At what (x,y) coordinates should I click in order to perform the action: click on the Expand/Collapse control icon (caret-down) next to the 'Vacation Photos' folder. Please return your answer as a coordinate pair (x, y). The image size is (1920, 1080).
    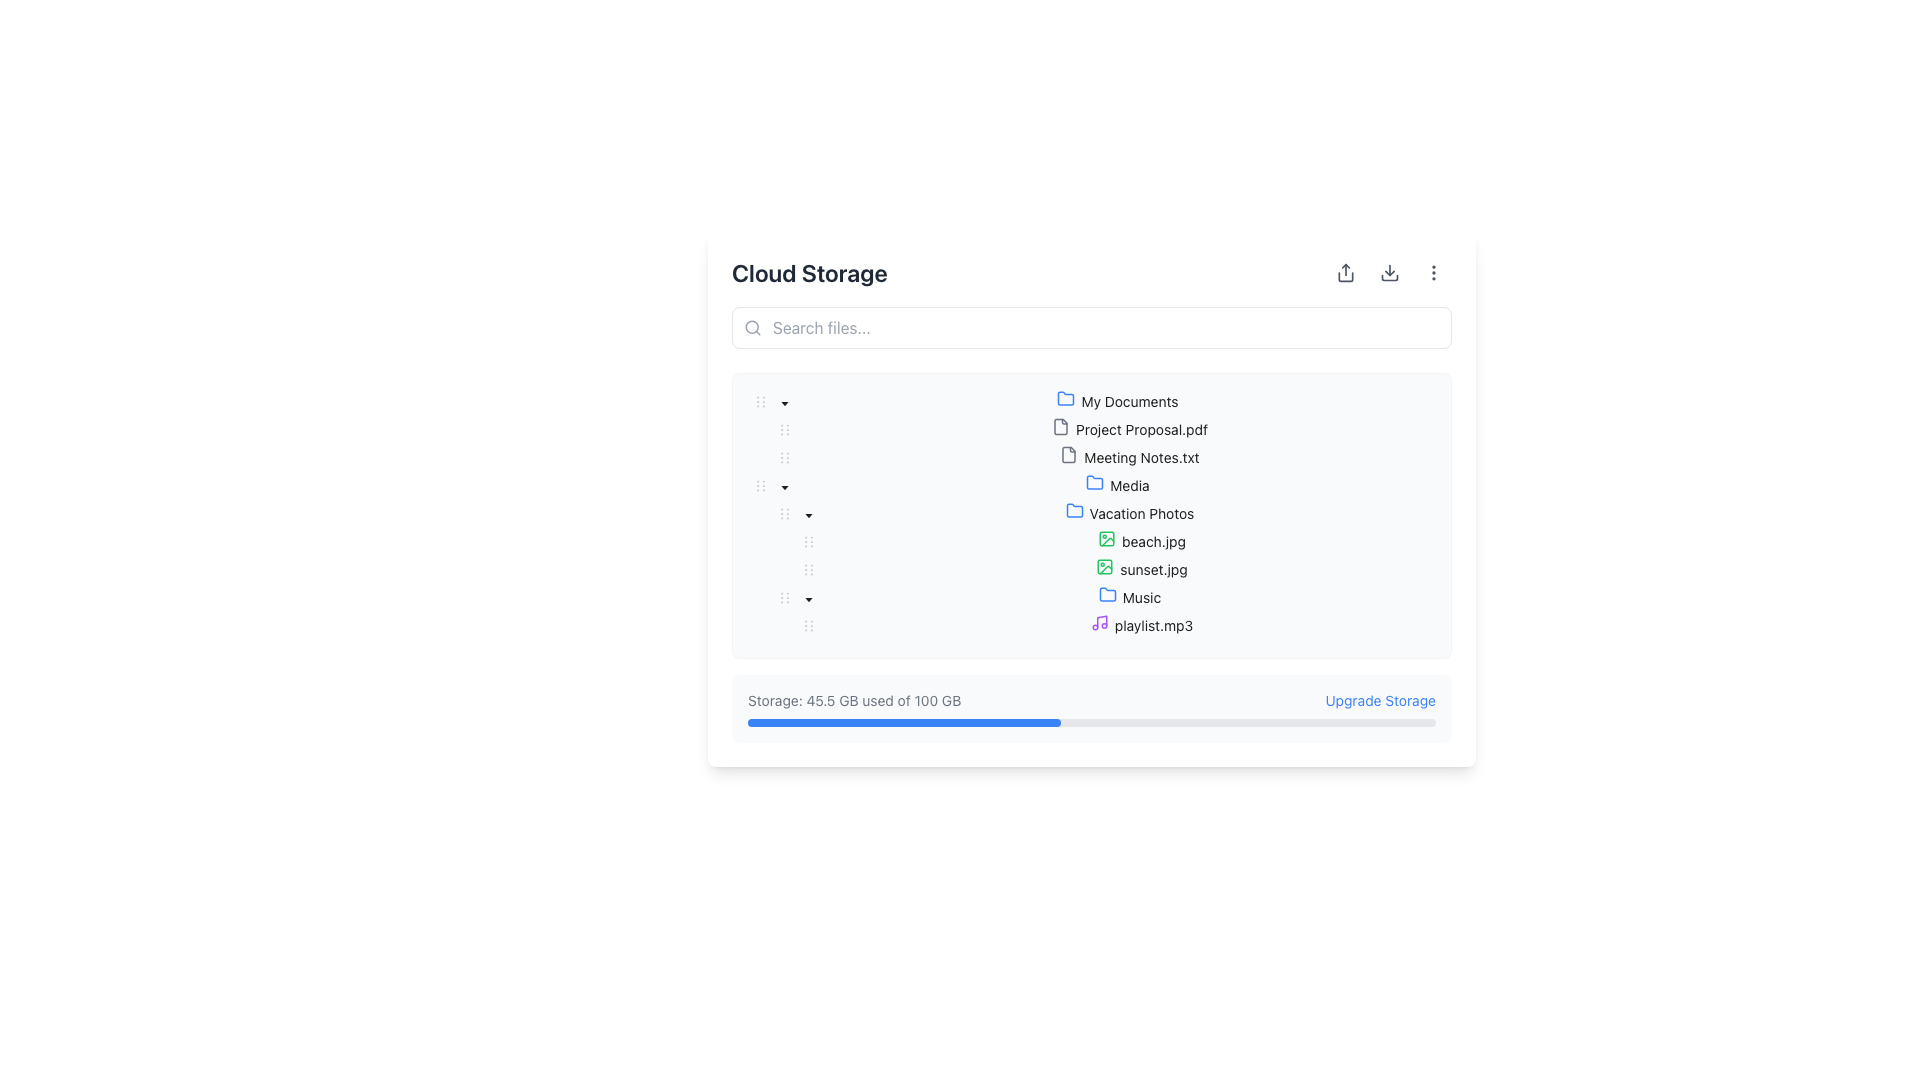
    Looking at the image, I should click on (784, 488).